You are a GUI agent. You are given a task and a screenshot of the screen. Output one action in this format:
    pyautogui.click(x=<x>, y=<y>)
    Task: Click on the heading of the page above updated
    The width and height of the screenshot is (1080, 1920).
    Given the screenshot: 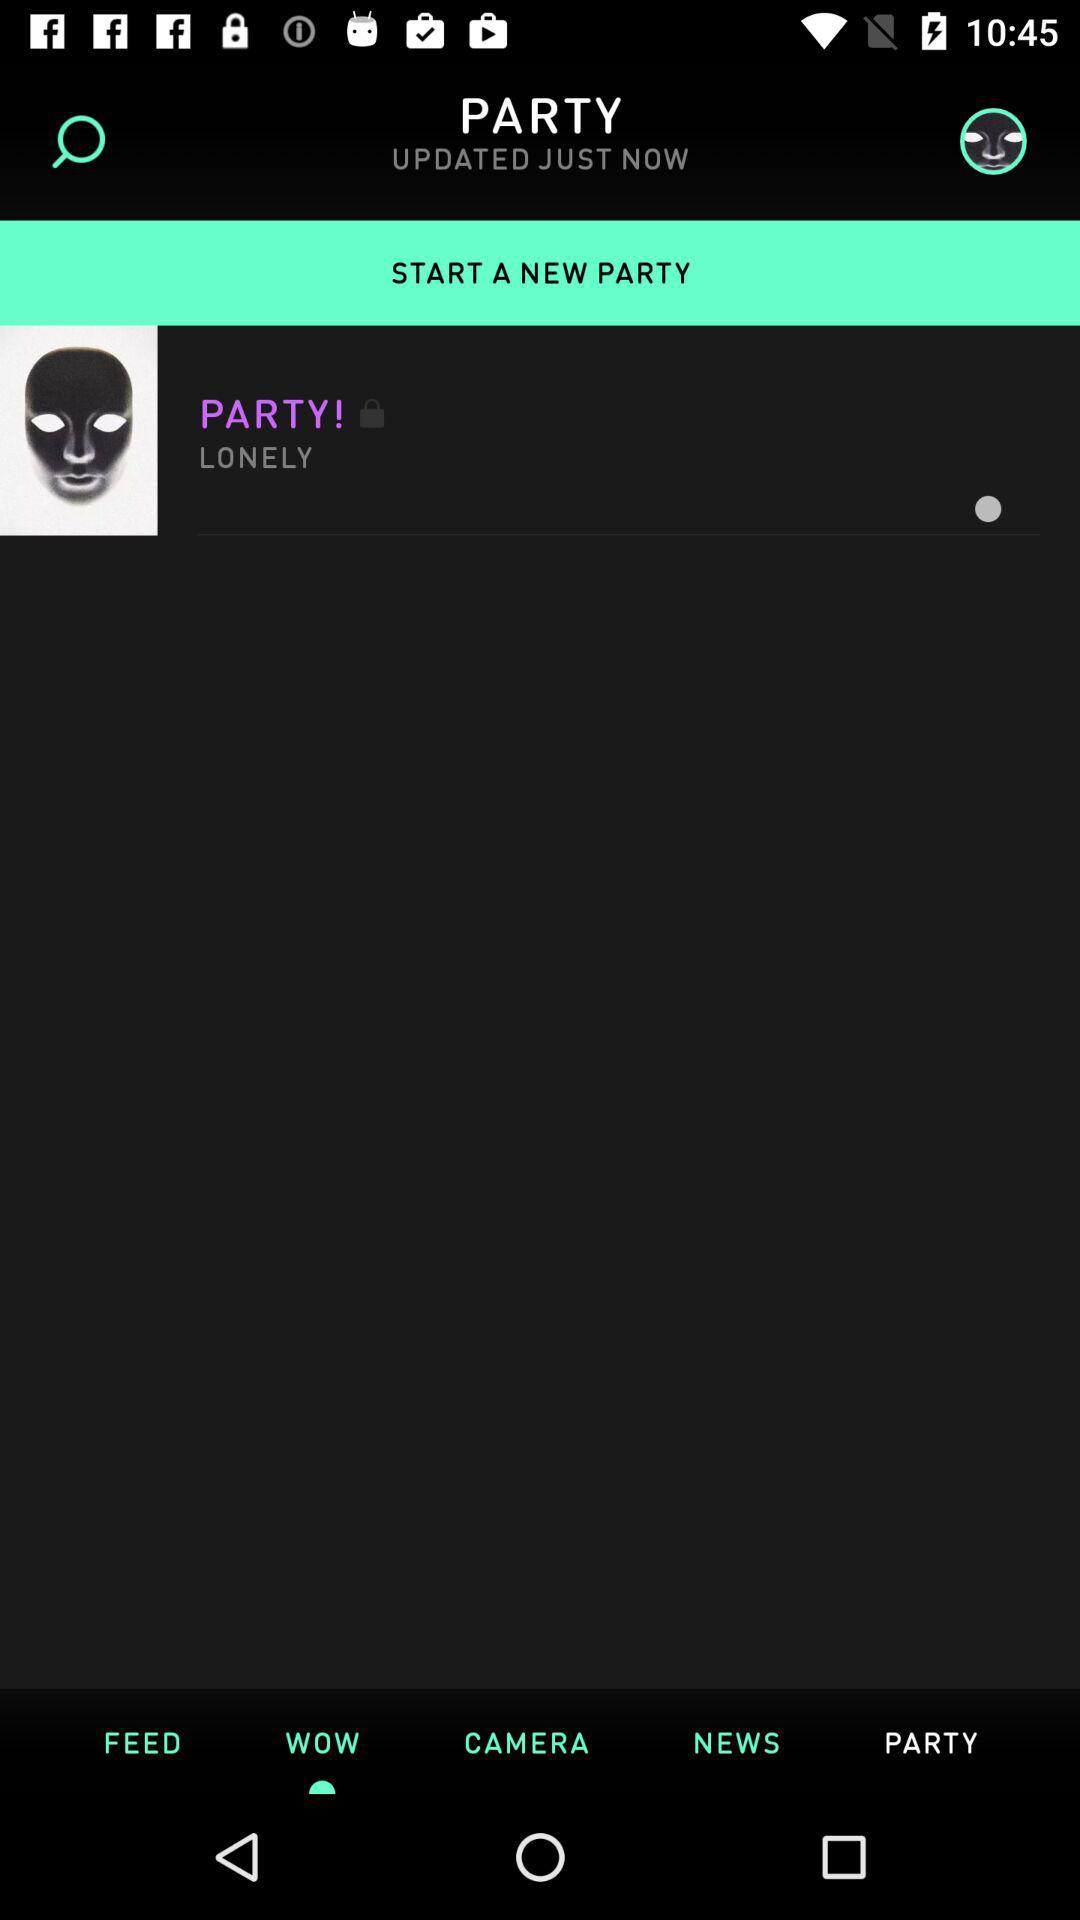 What is the action you would take?
    pyautogui.click(x=538, y=111)
    